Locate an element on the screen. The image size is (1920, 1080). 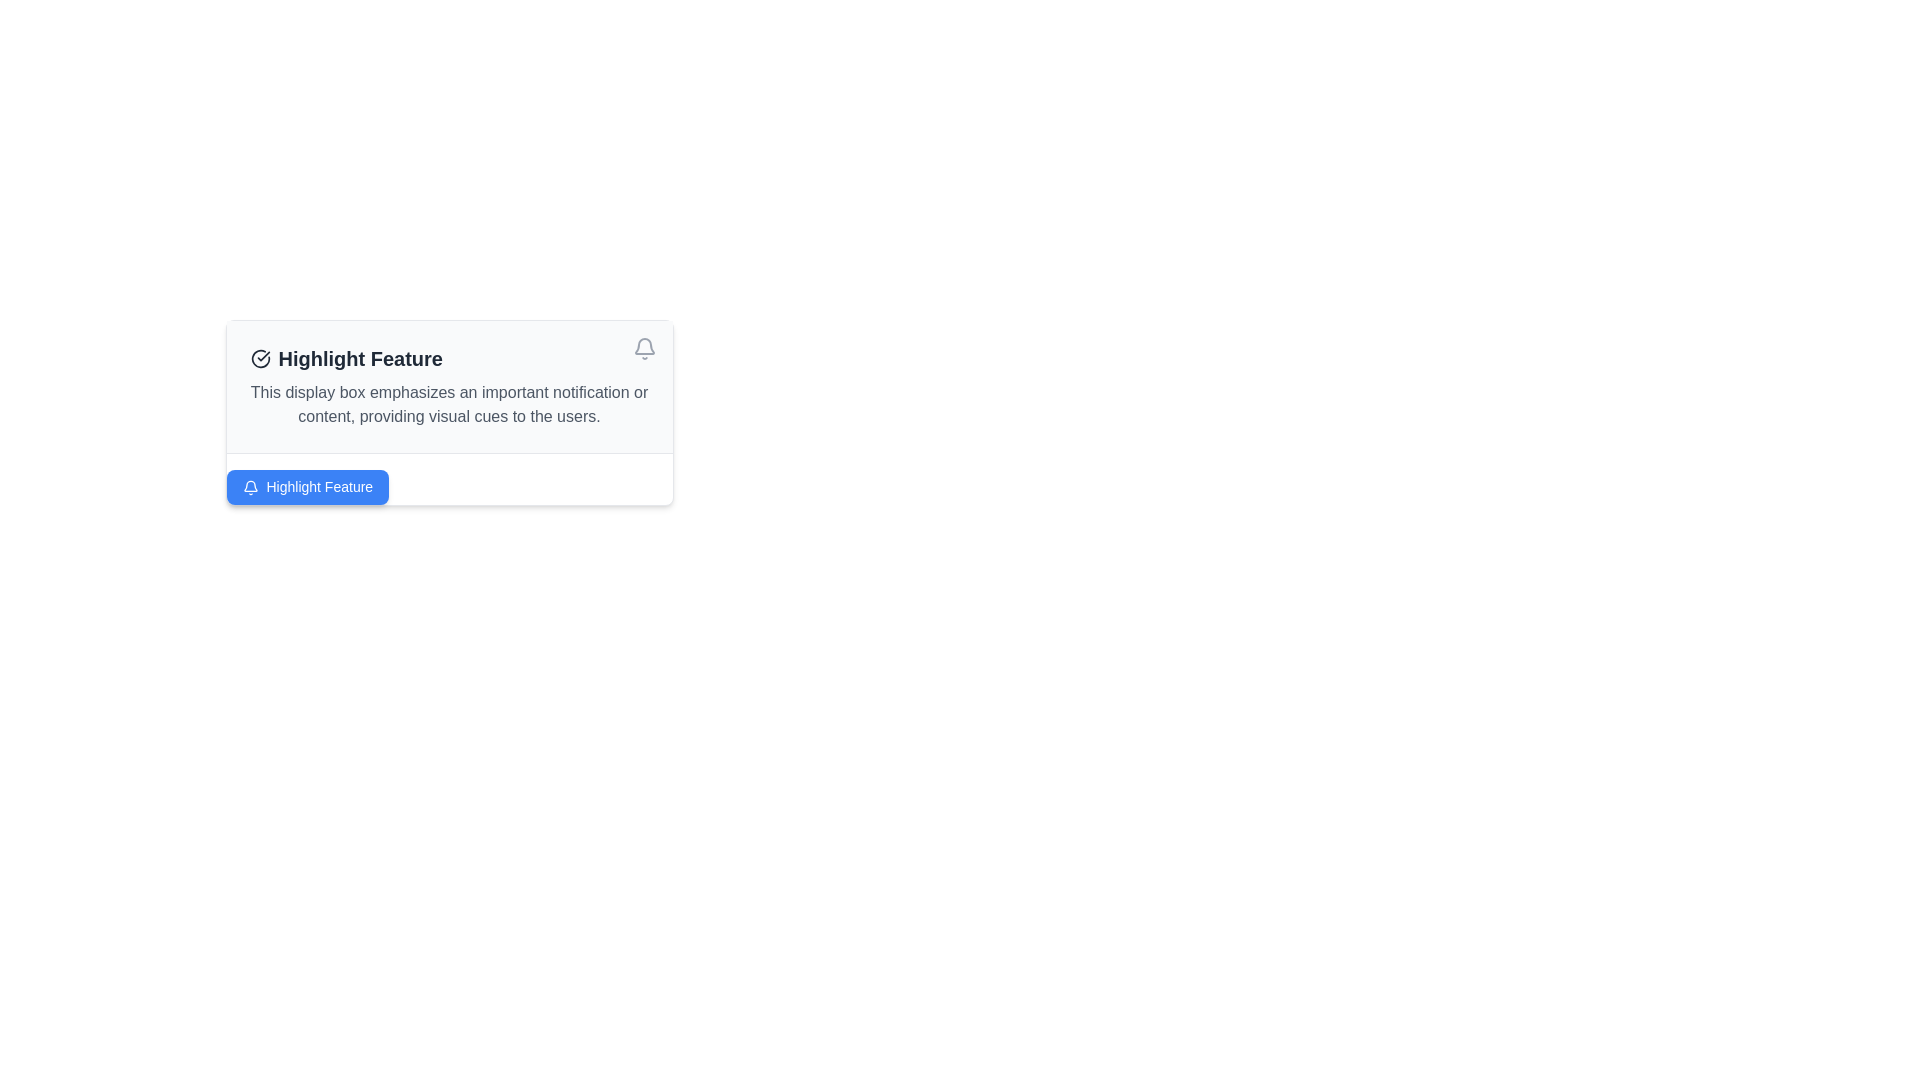
the unique blue button labeled 'Highlight Feature' with a bell icon is located at coordinates (306, 487).